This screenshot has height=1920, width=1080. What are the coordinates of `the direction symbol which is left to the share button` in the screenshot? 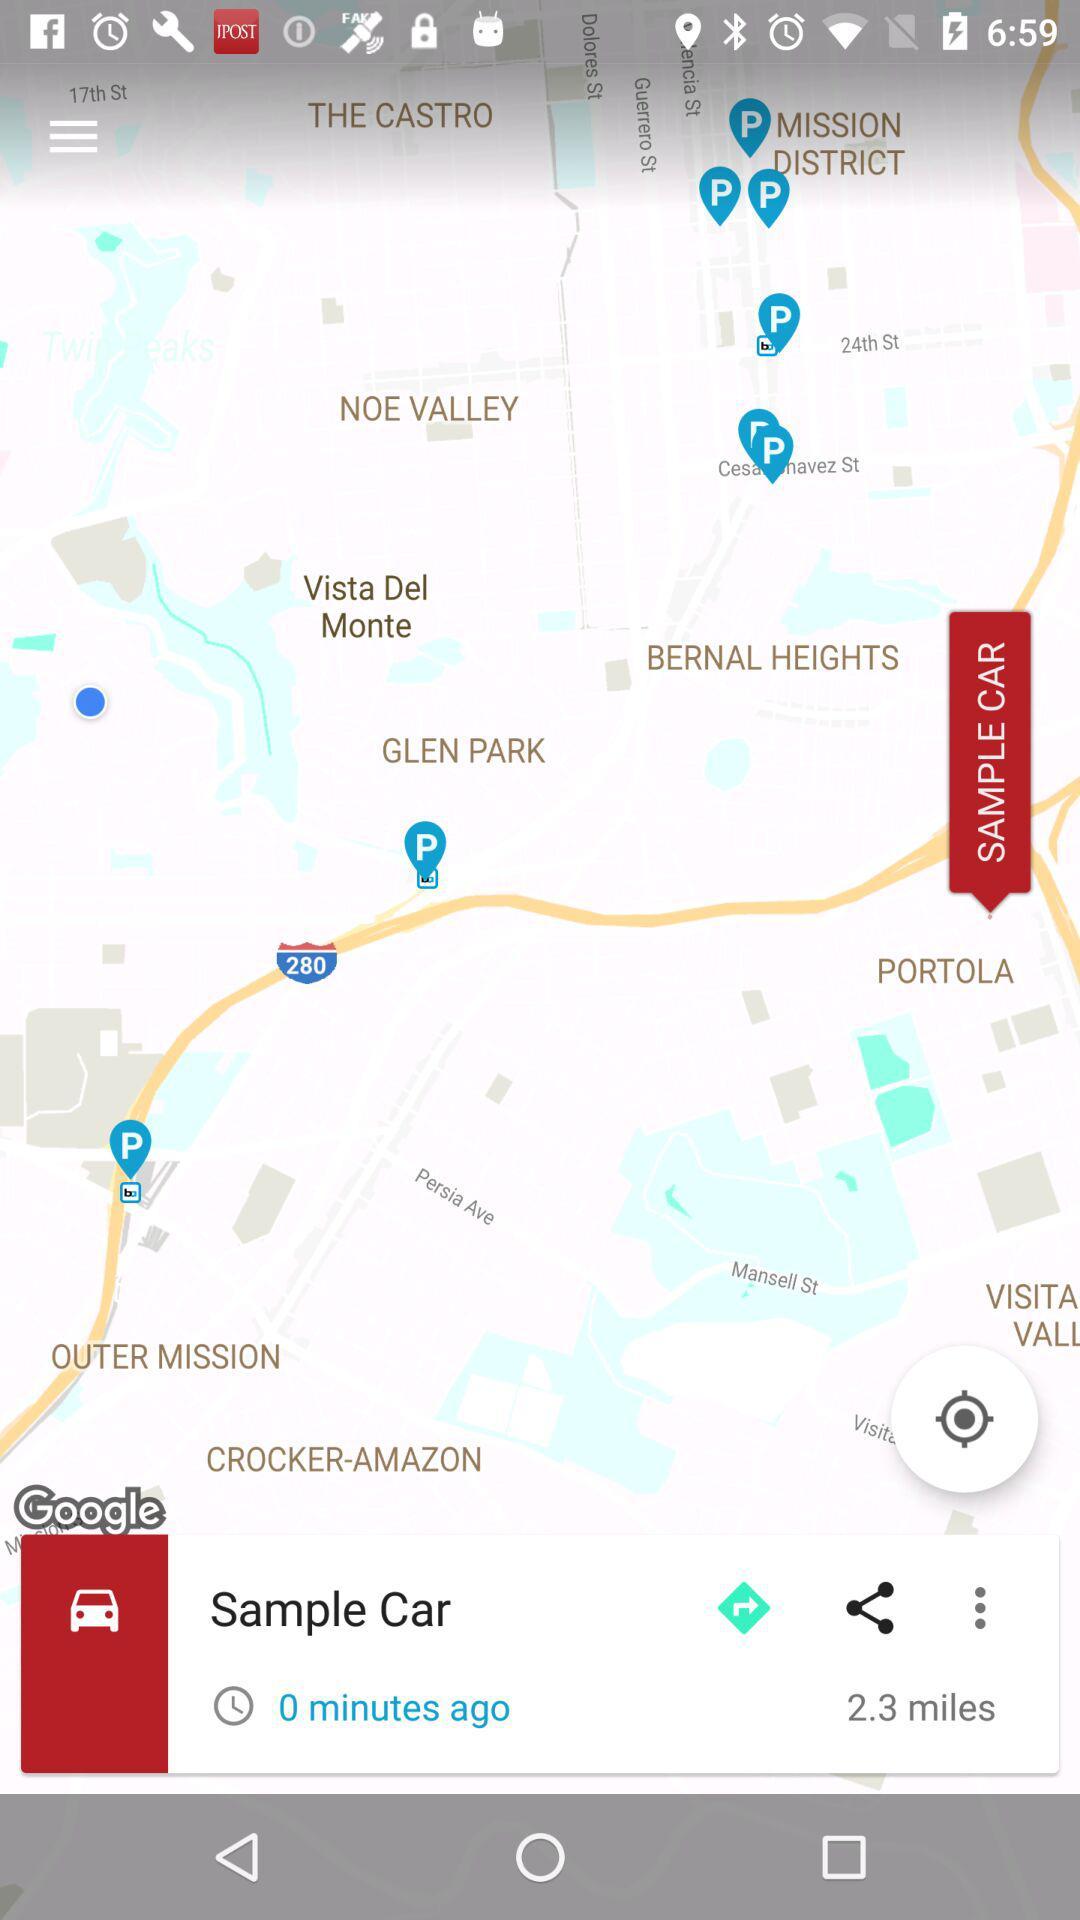 It's located at (744, 1608).